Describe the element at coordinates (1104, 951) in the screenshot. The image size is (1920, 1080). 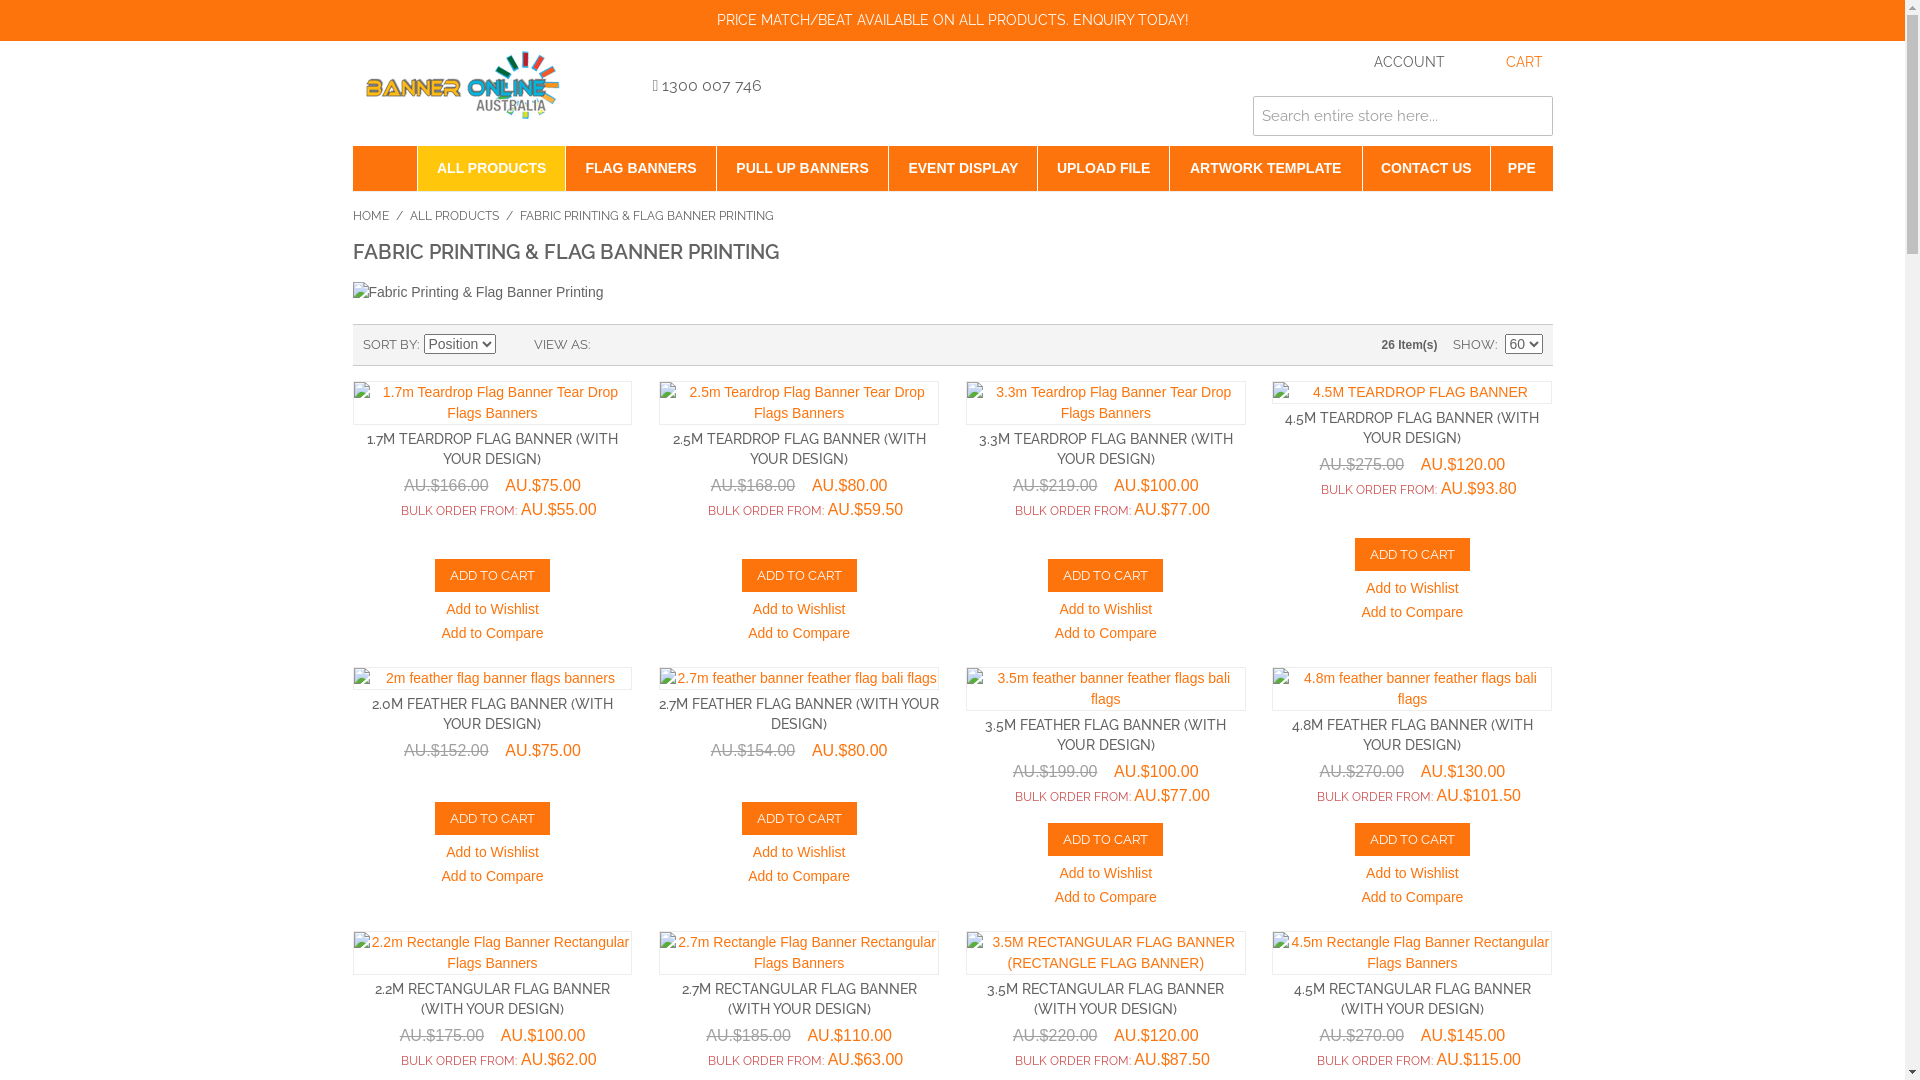
I see `'3.5M RECTANGULAR FLAG BANNER (RECTANGLE FLAG BANNER) '` at that location.